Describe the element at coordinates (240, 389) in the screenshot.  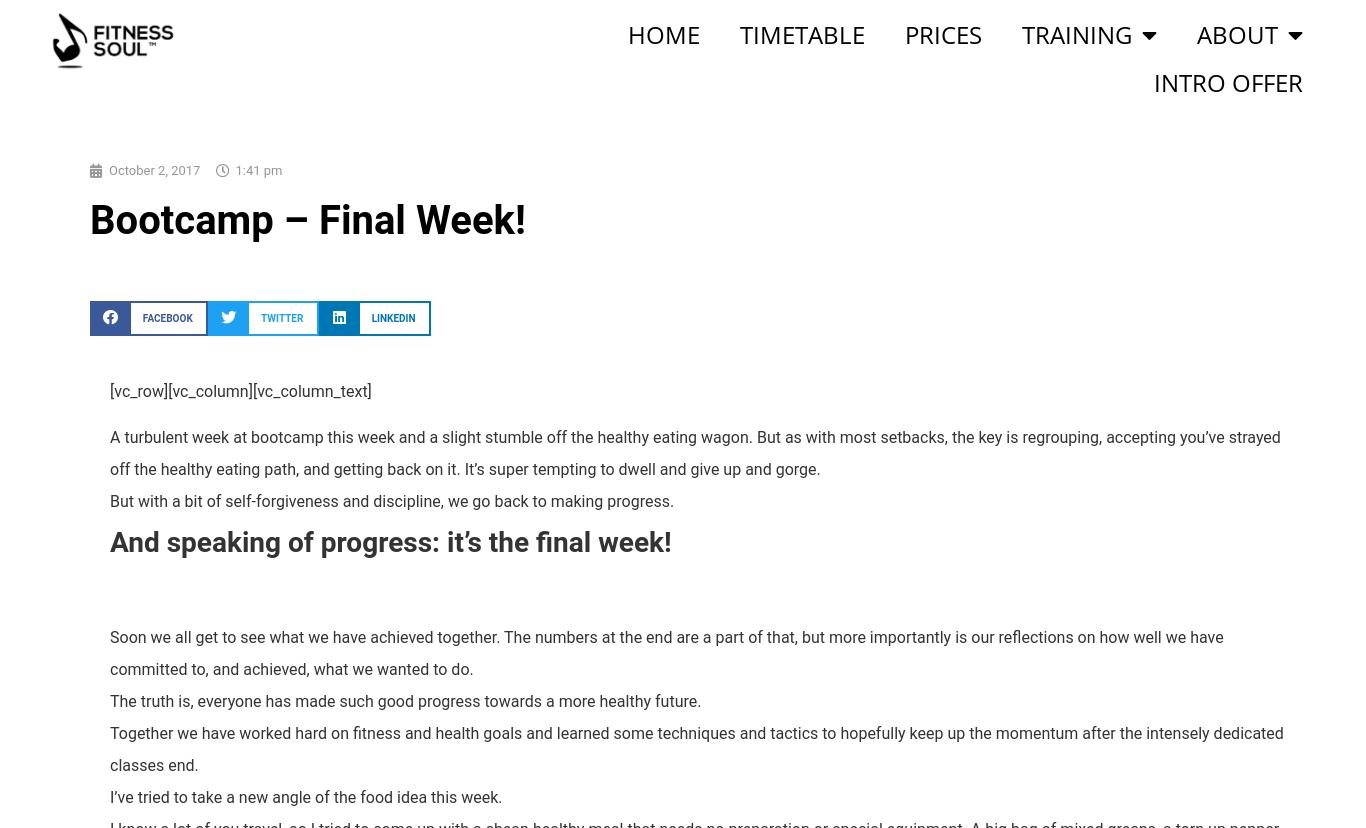
I see `'[vc_row][vc_column][vc_column_text]'` at that location.